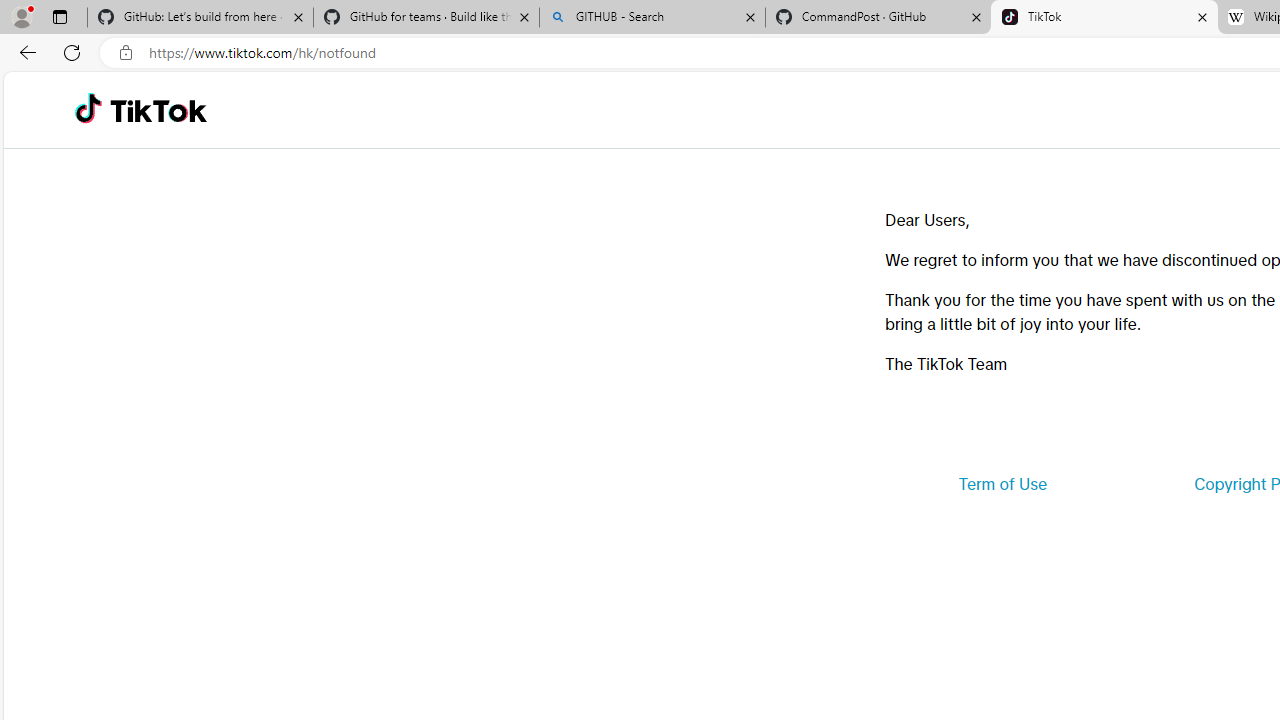 The height and width of the screenshot is (720, 1280). Describe the element at coordinates (59, 16) in the screenshot. I see `'Tab actions menu'` at that location.